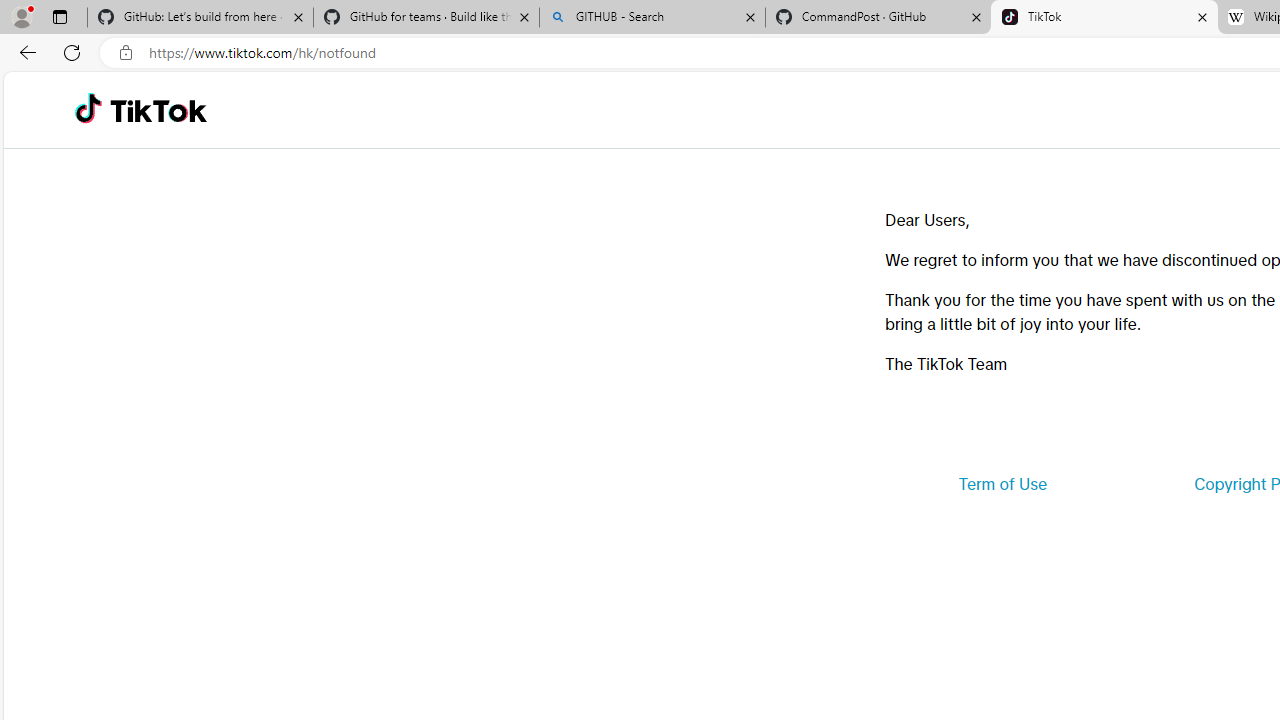 The height and width of the screenshot is (720, 1280). Describe the element at coordinates (59, 16) in the screenshot. I see `'Tab actions menu'` at that location.